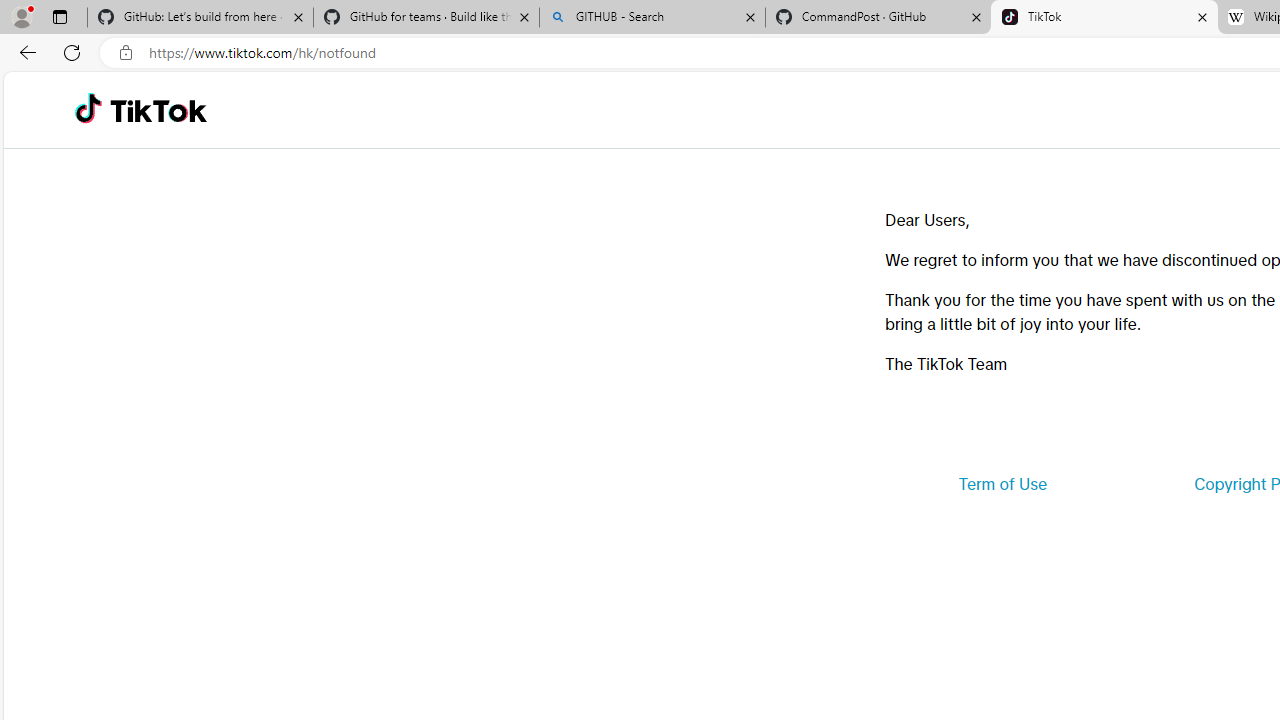 The height and width of the screenshot is (720, 1280). Describe the element at coordinates (59, 16) in the screenshot. I see `'Tab actions menu'` at that location.